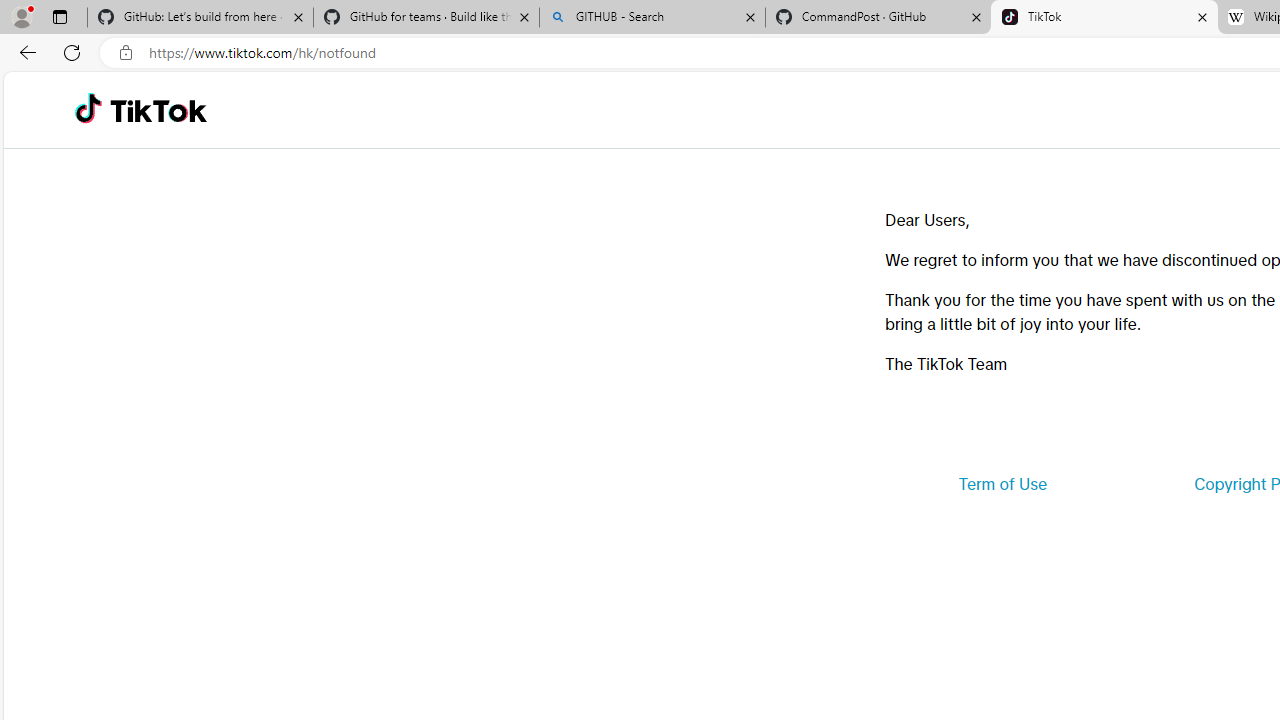 The height and width of the screenshot is (720, 1280). Describe the element at coordinates (59, 16) in the screenshot. I see `'Tab actions menu'` at that location.